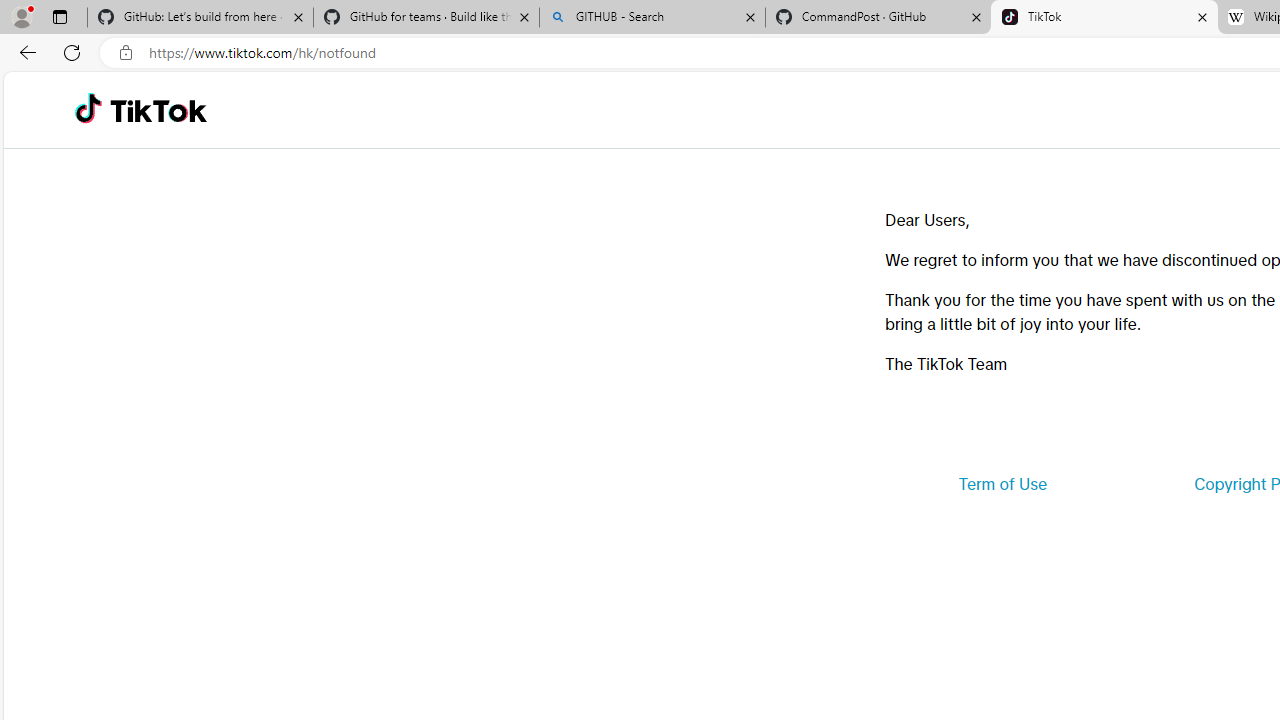 The height and width of the screenshot is (720, 1280). Describe the element at coordinates (59, 16) in the screenshot. I see `'Tab actions menu'` at that location.